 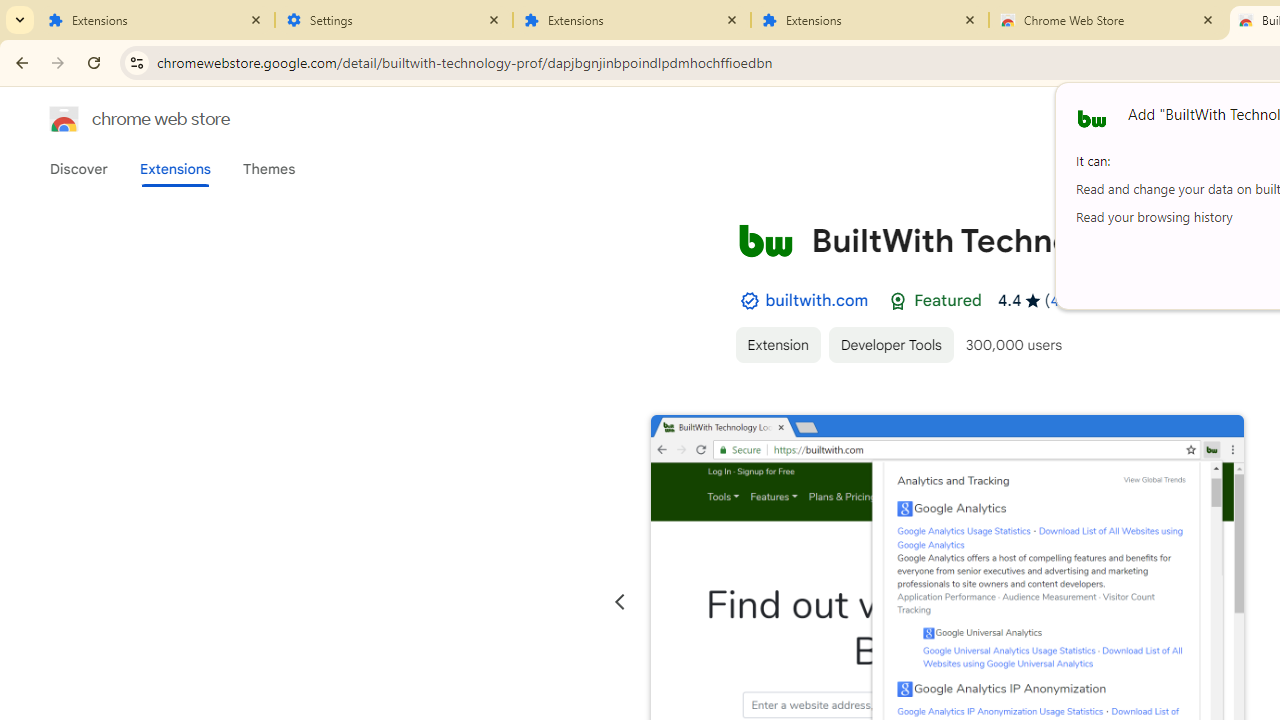 I want to click on 'Featured Badge', so click(x=897, y=301).